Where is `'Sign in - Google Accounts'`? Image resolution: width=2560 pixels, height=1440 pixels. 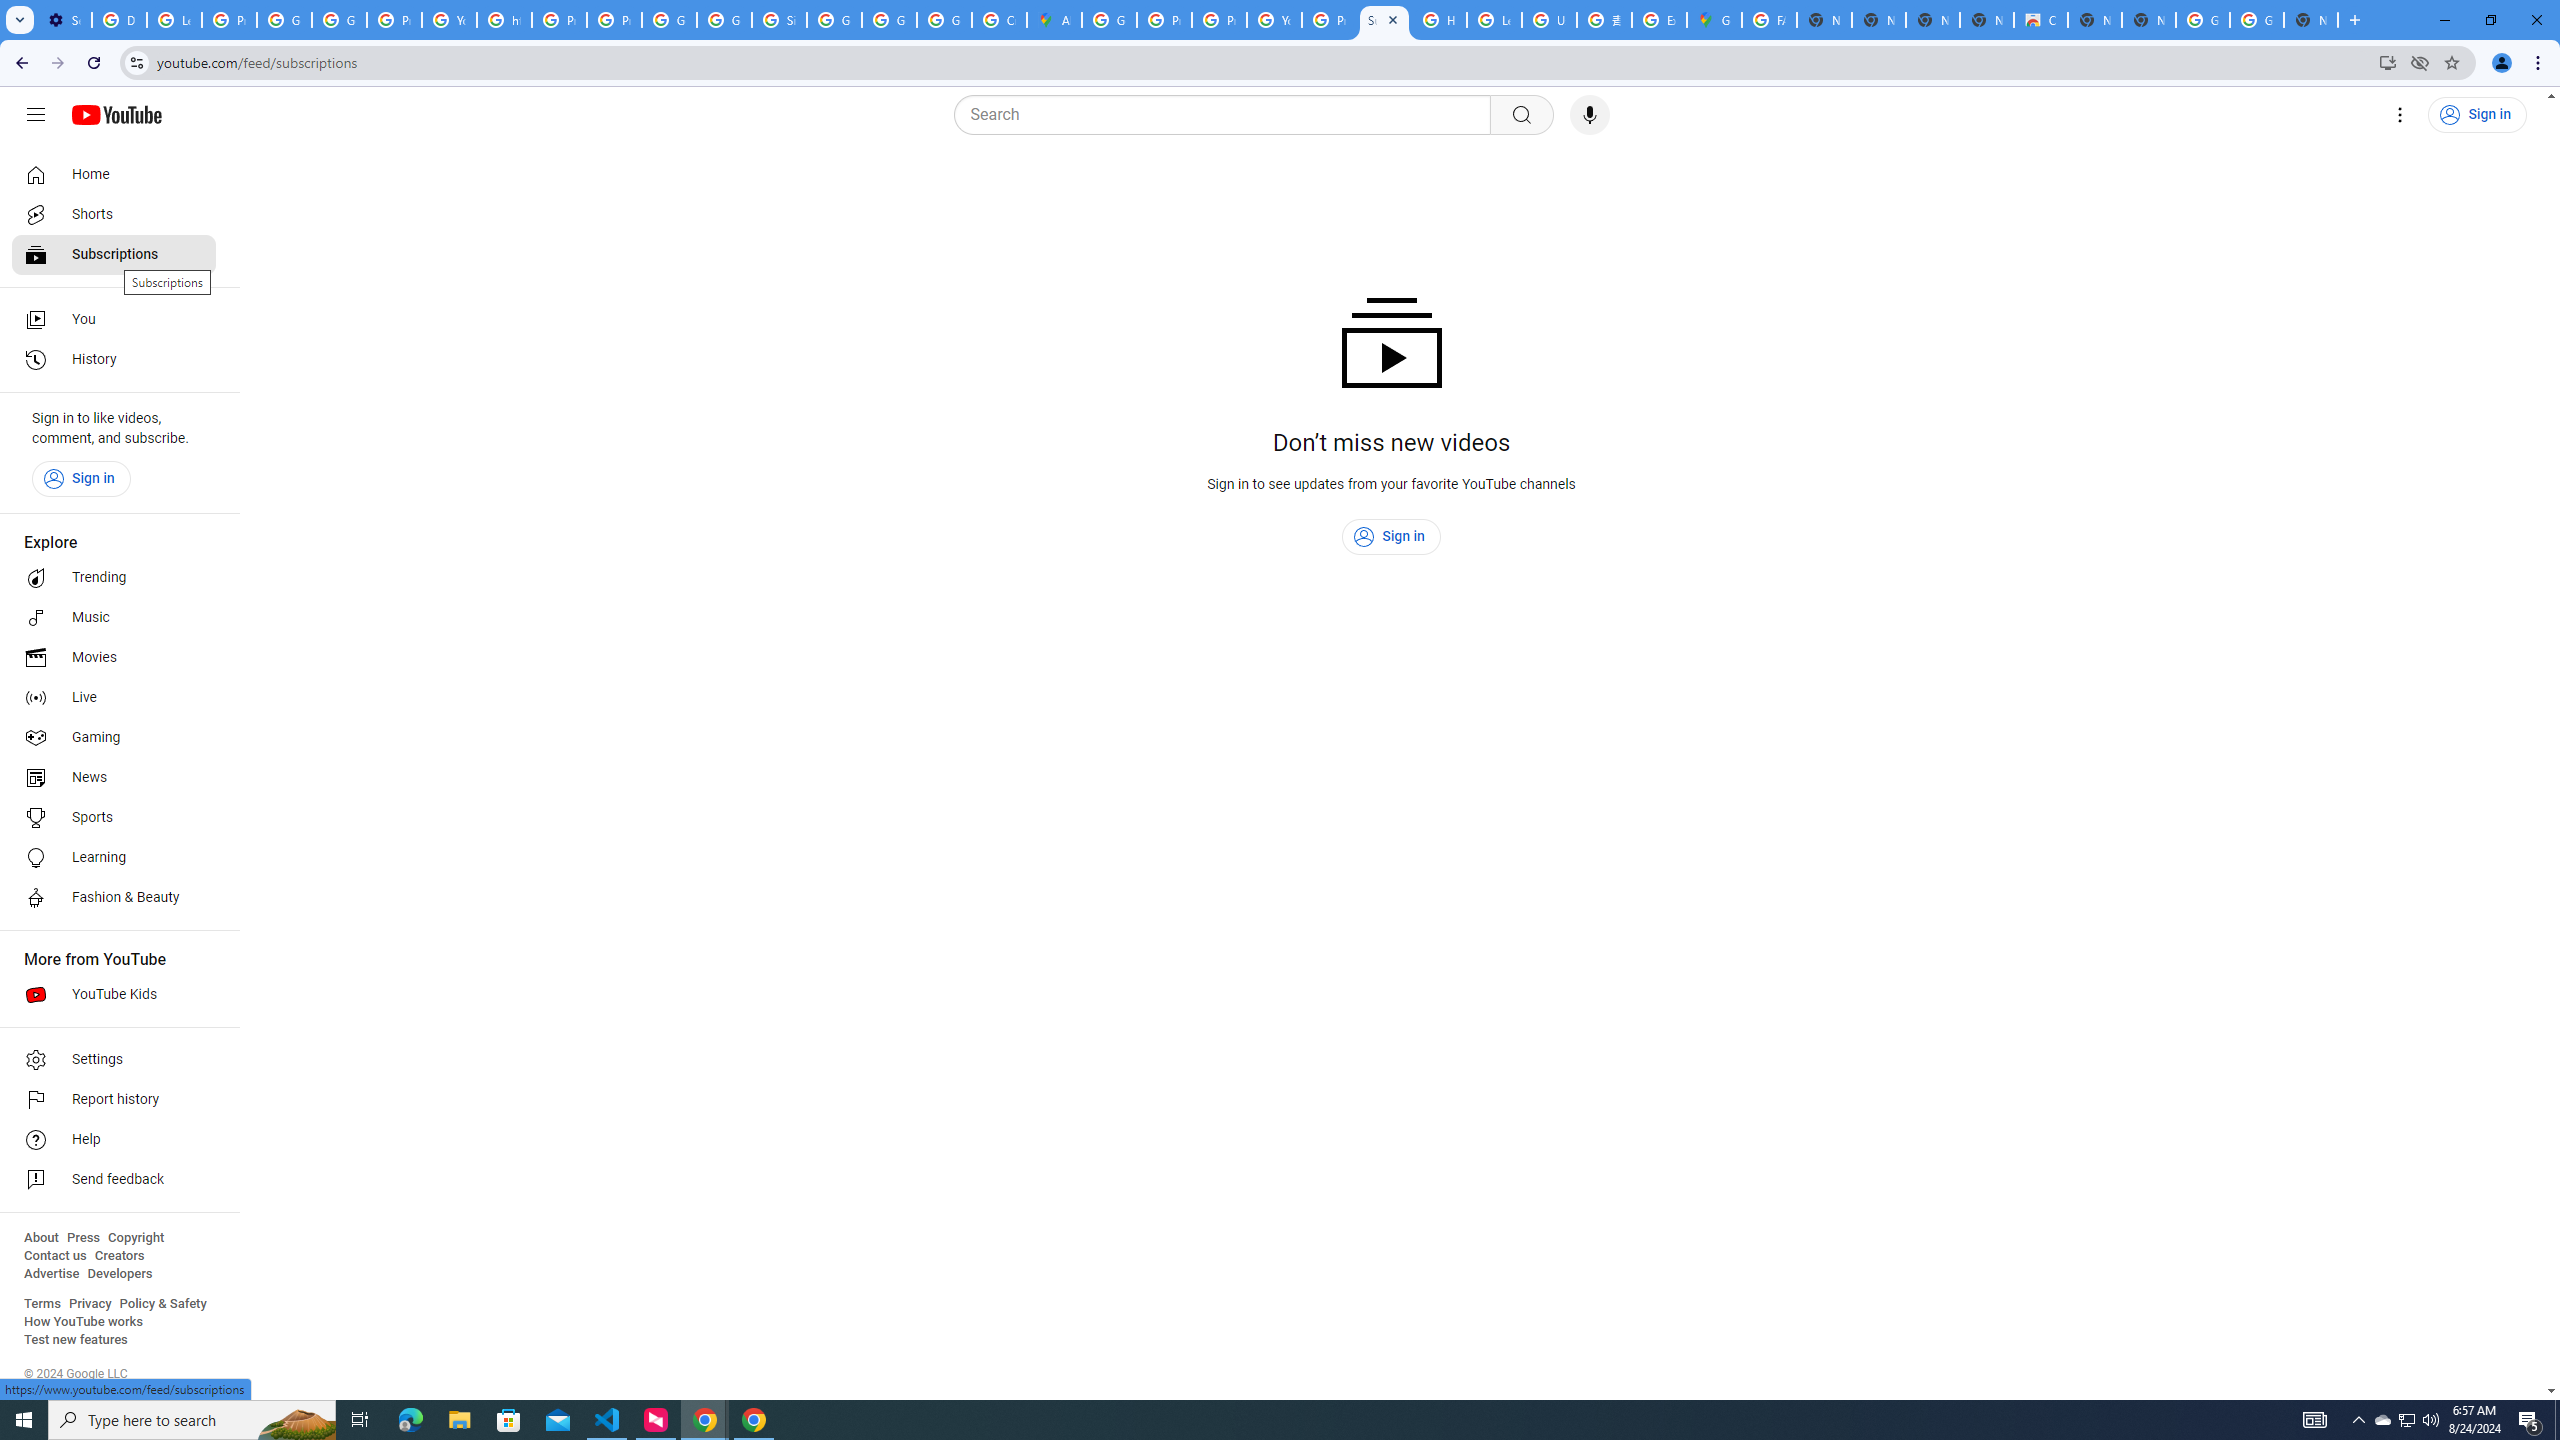
'Sign in - Google Accounts' is located at coordinates (778, 19).